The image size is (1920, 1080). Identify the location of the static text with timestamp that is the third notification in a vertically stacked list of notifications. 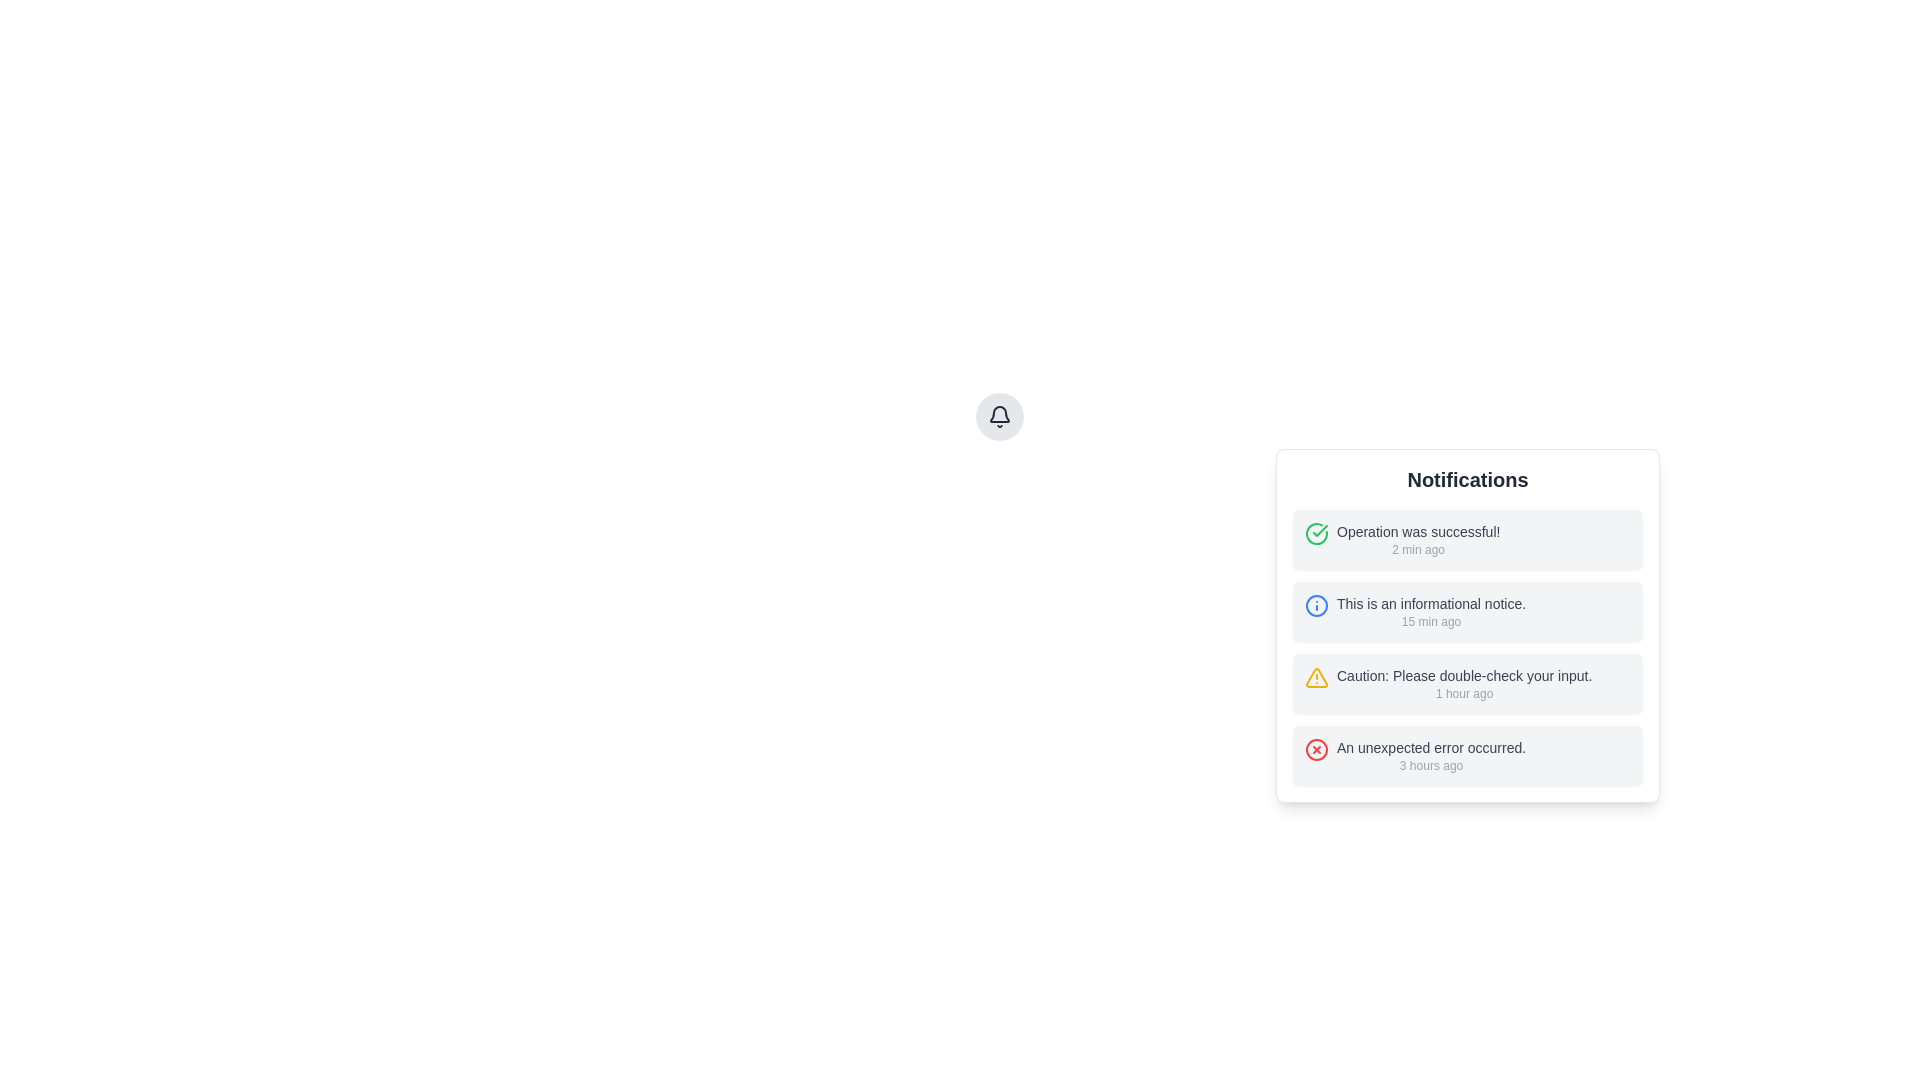
(1464, 682).